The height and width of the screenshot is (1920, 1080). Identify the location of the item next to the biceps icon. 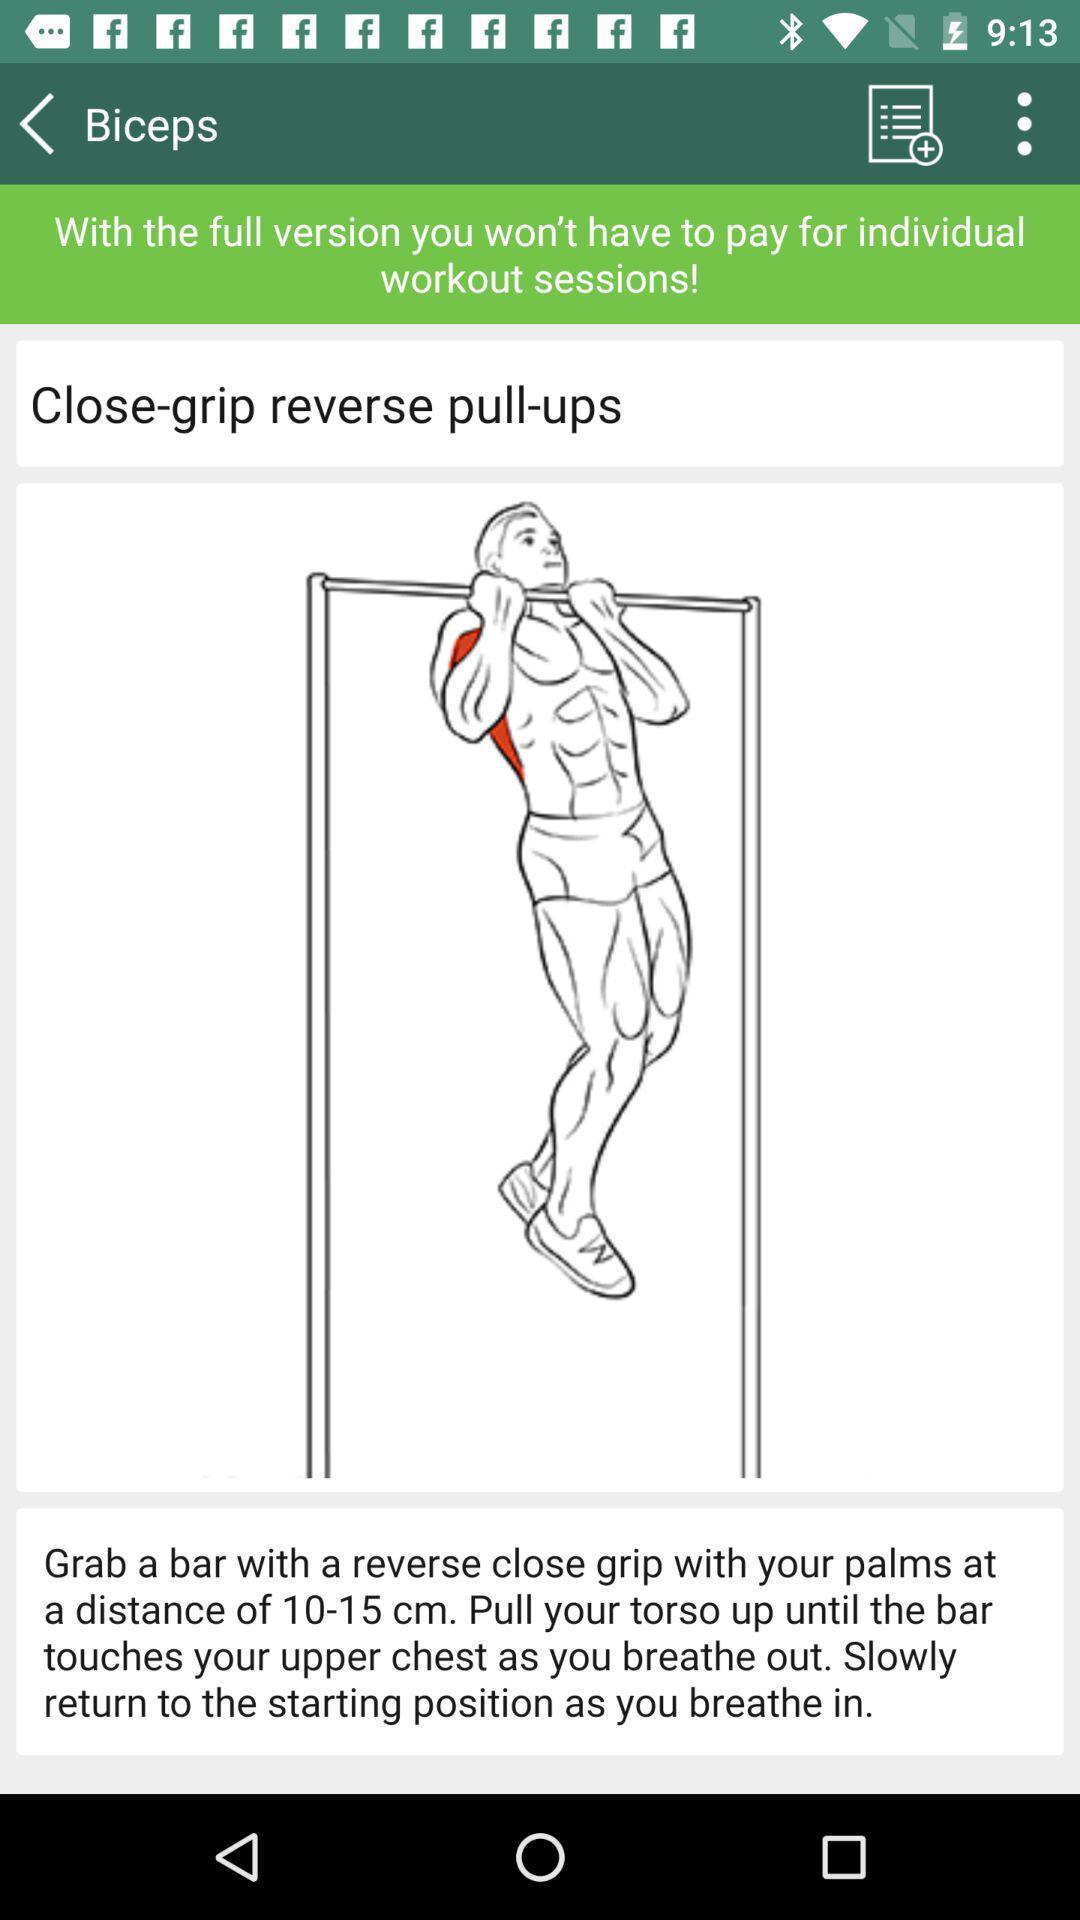
(900, 122).